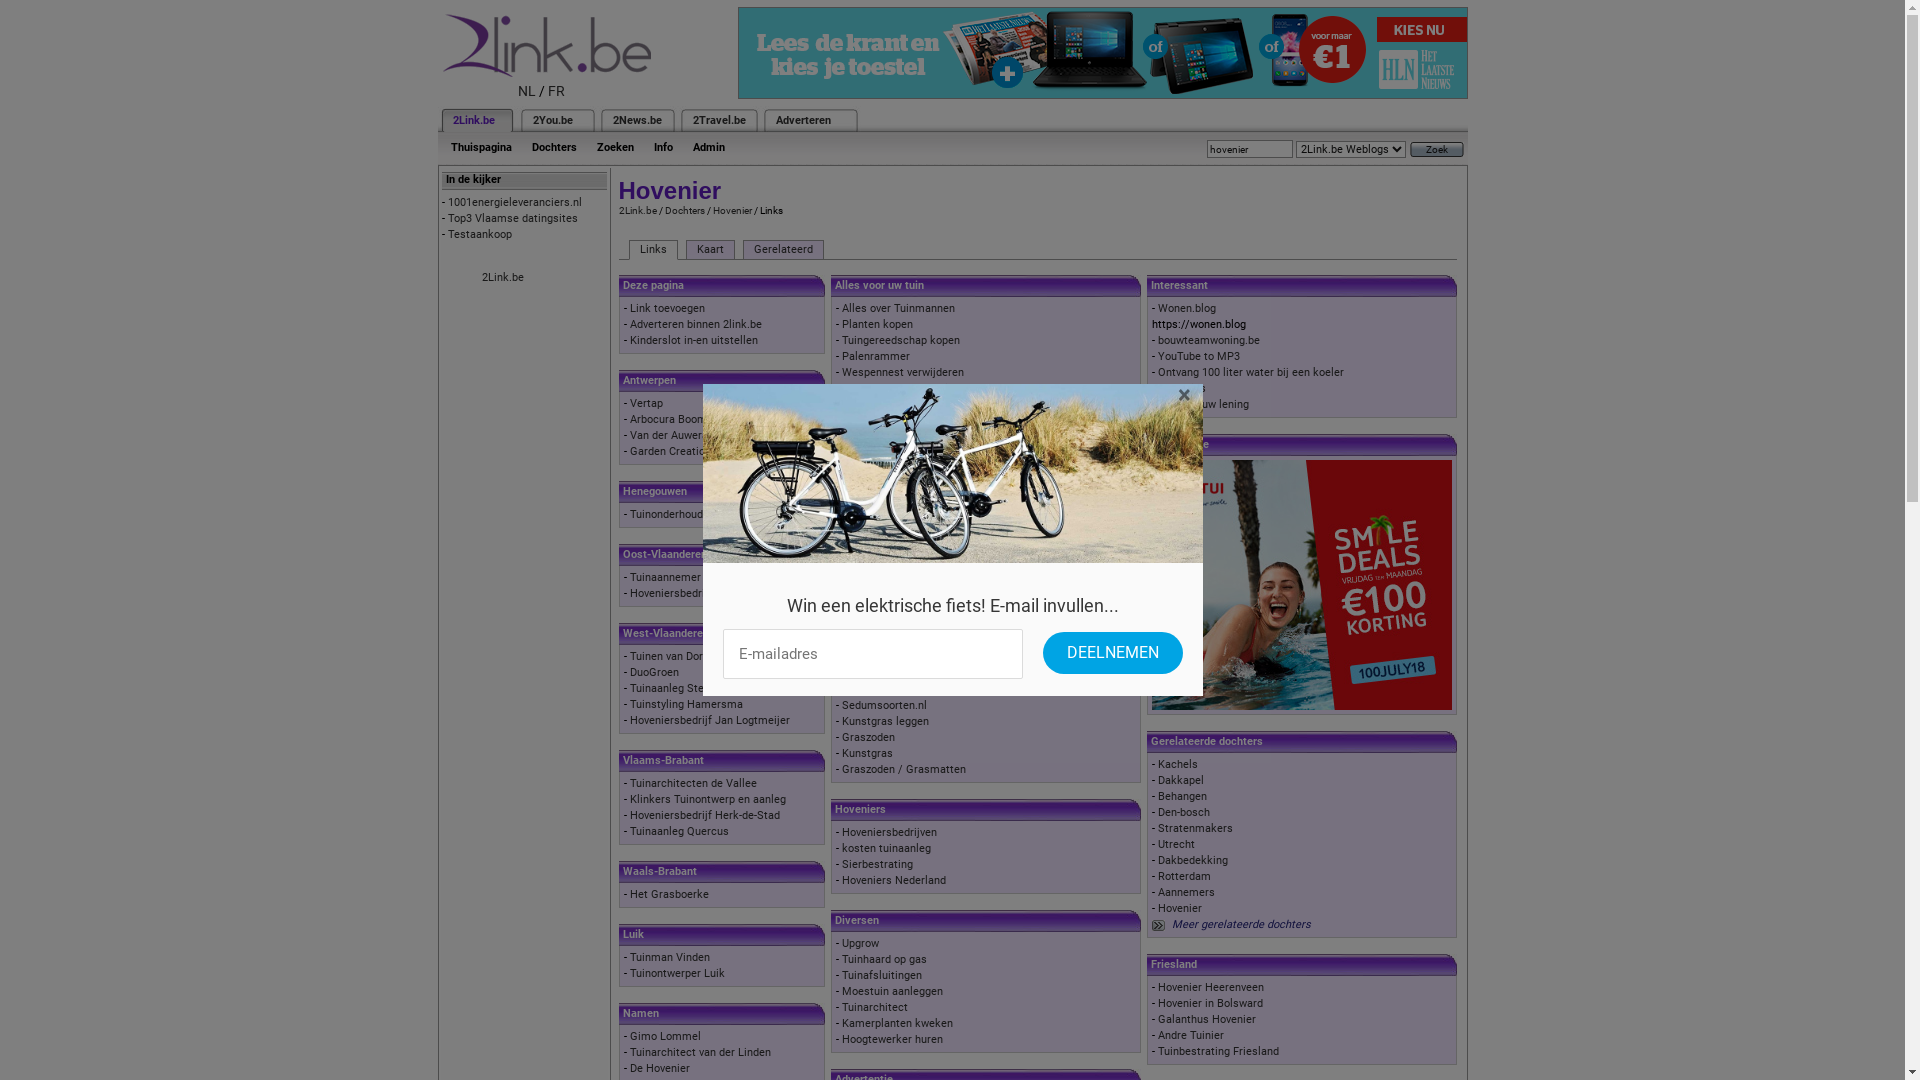 Image resolution: width=1920 pixels, height=1080 pixels. Describe the element at coordinates (672, 656) in the screenshot. I see `'Tuinen van Dorpe'` at that location.